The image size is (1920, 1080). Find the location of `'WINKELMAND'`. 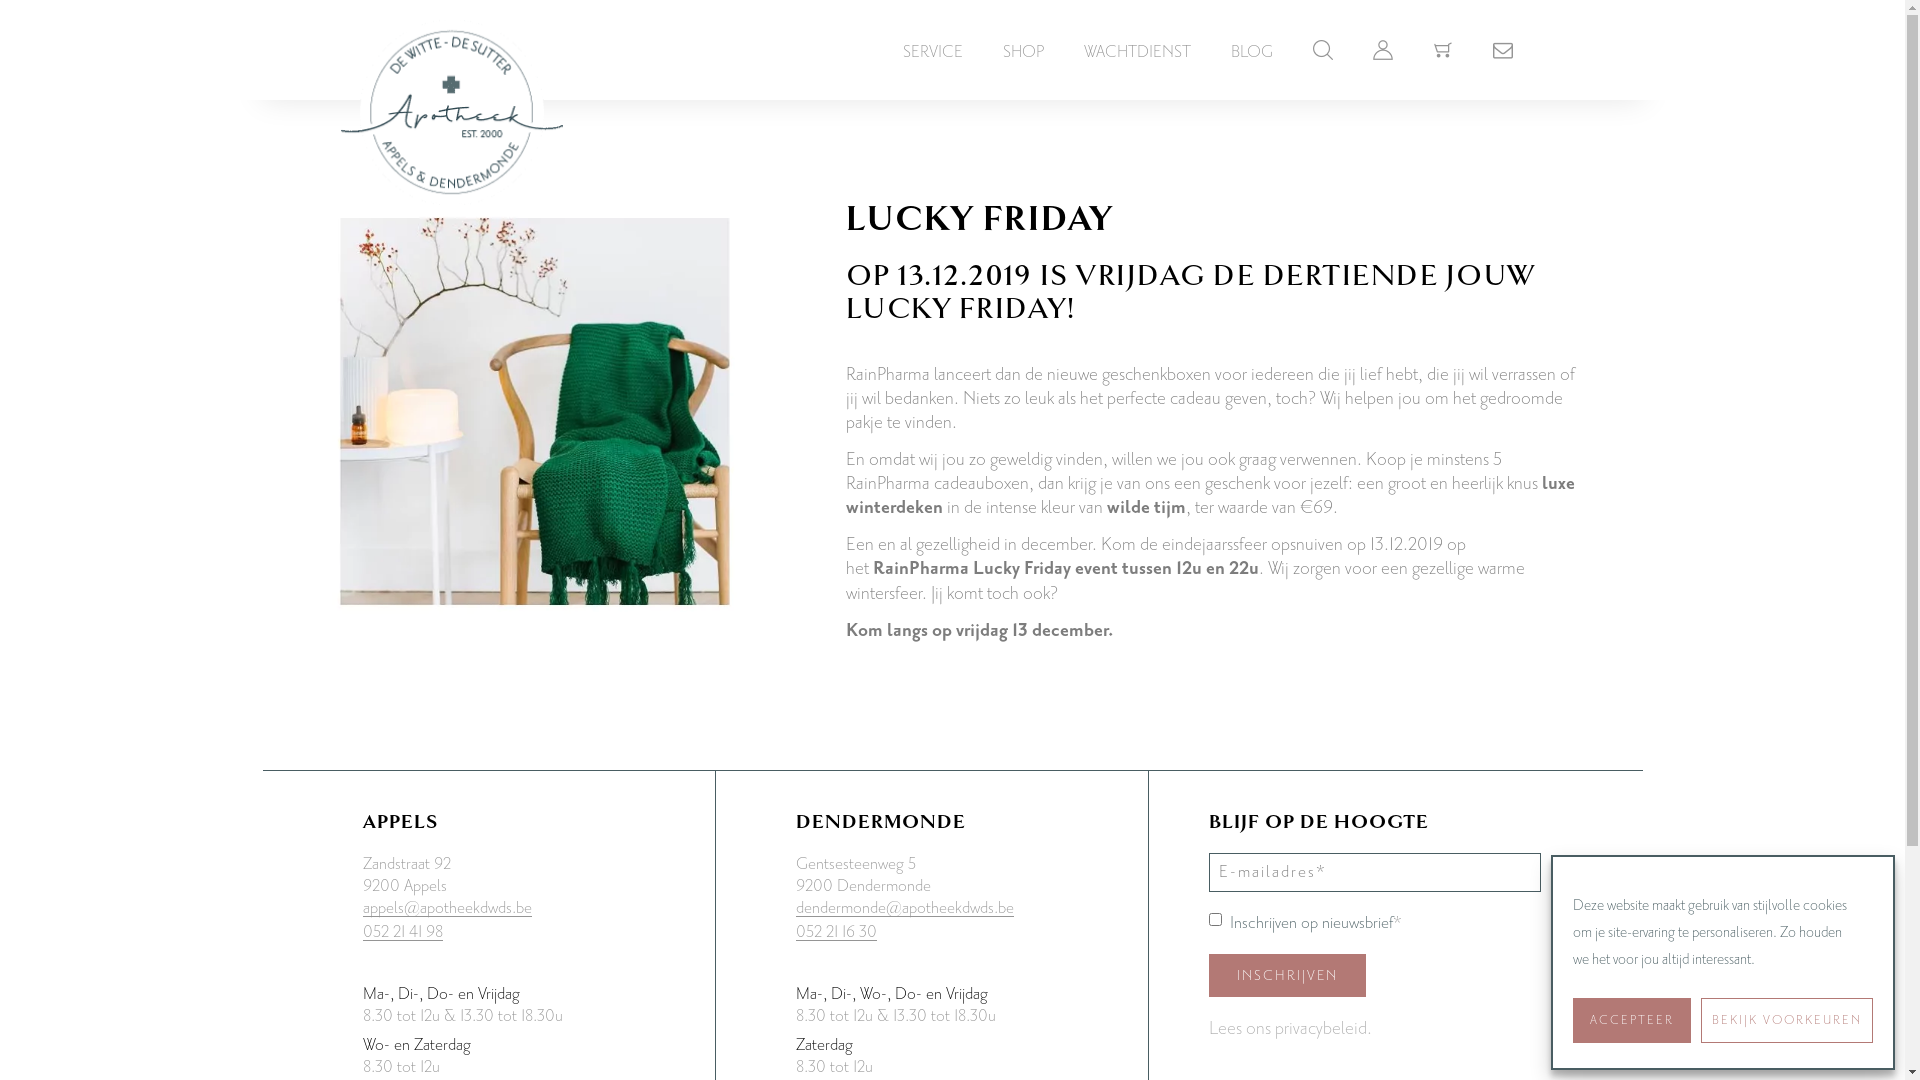

'WINKELMAND' is located at coordinates (1441, 45).